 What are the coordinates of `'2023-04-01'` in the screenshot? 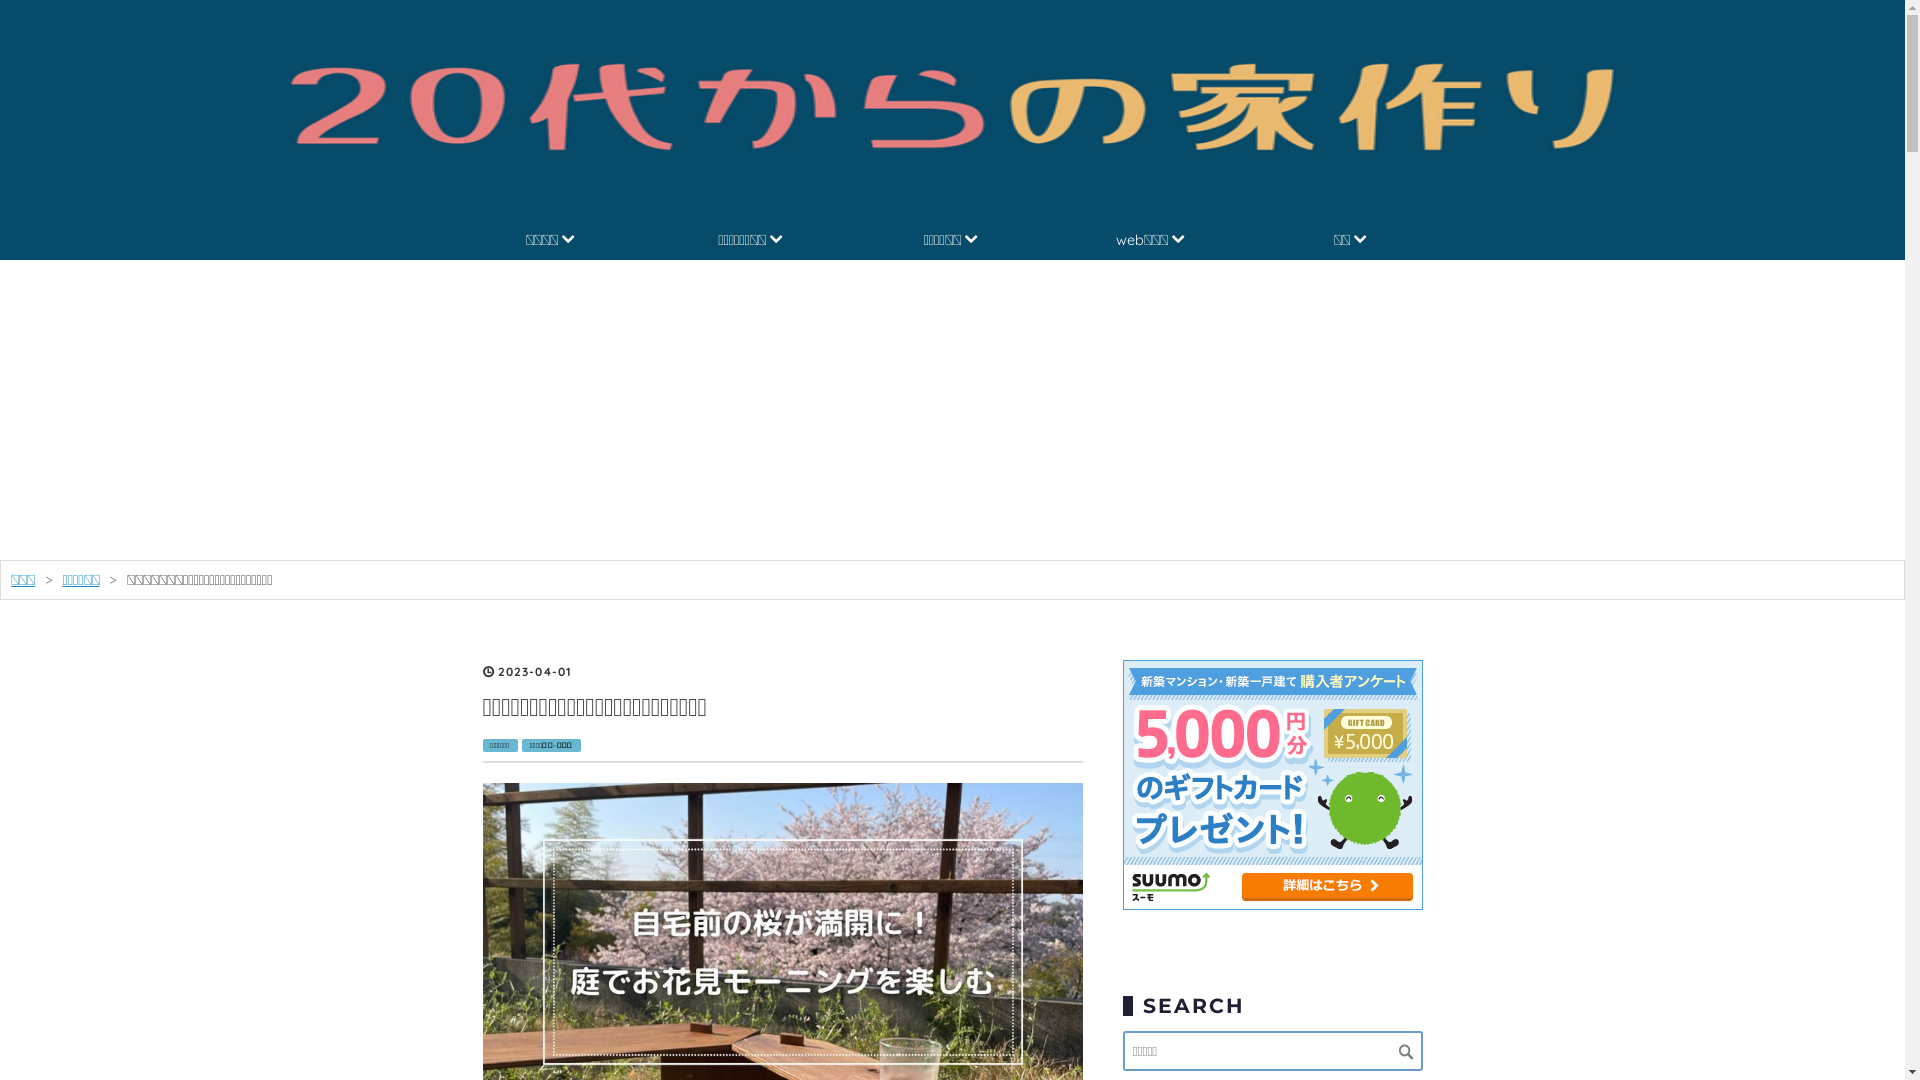 It's located at (535, 671).